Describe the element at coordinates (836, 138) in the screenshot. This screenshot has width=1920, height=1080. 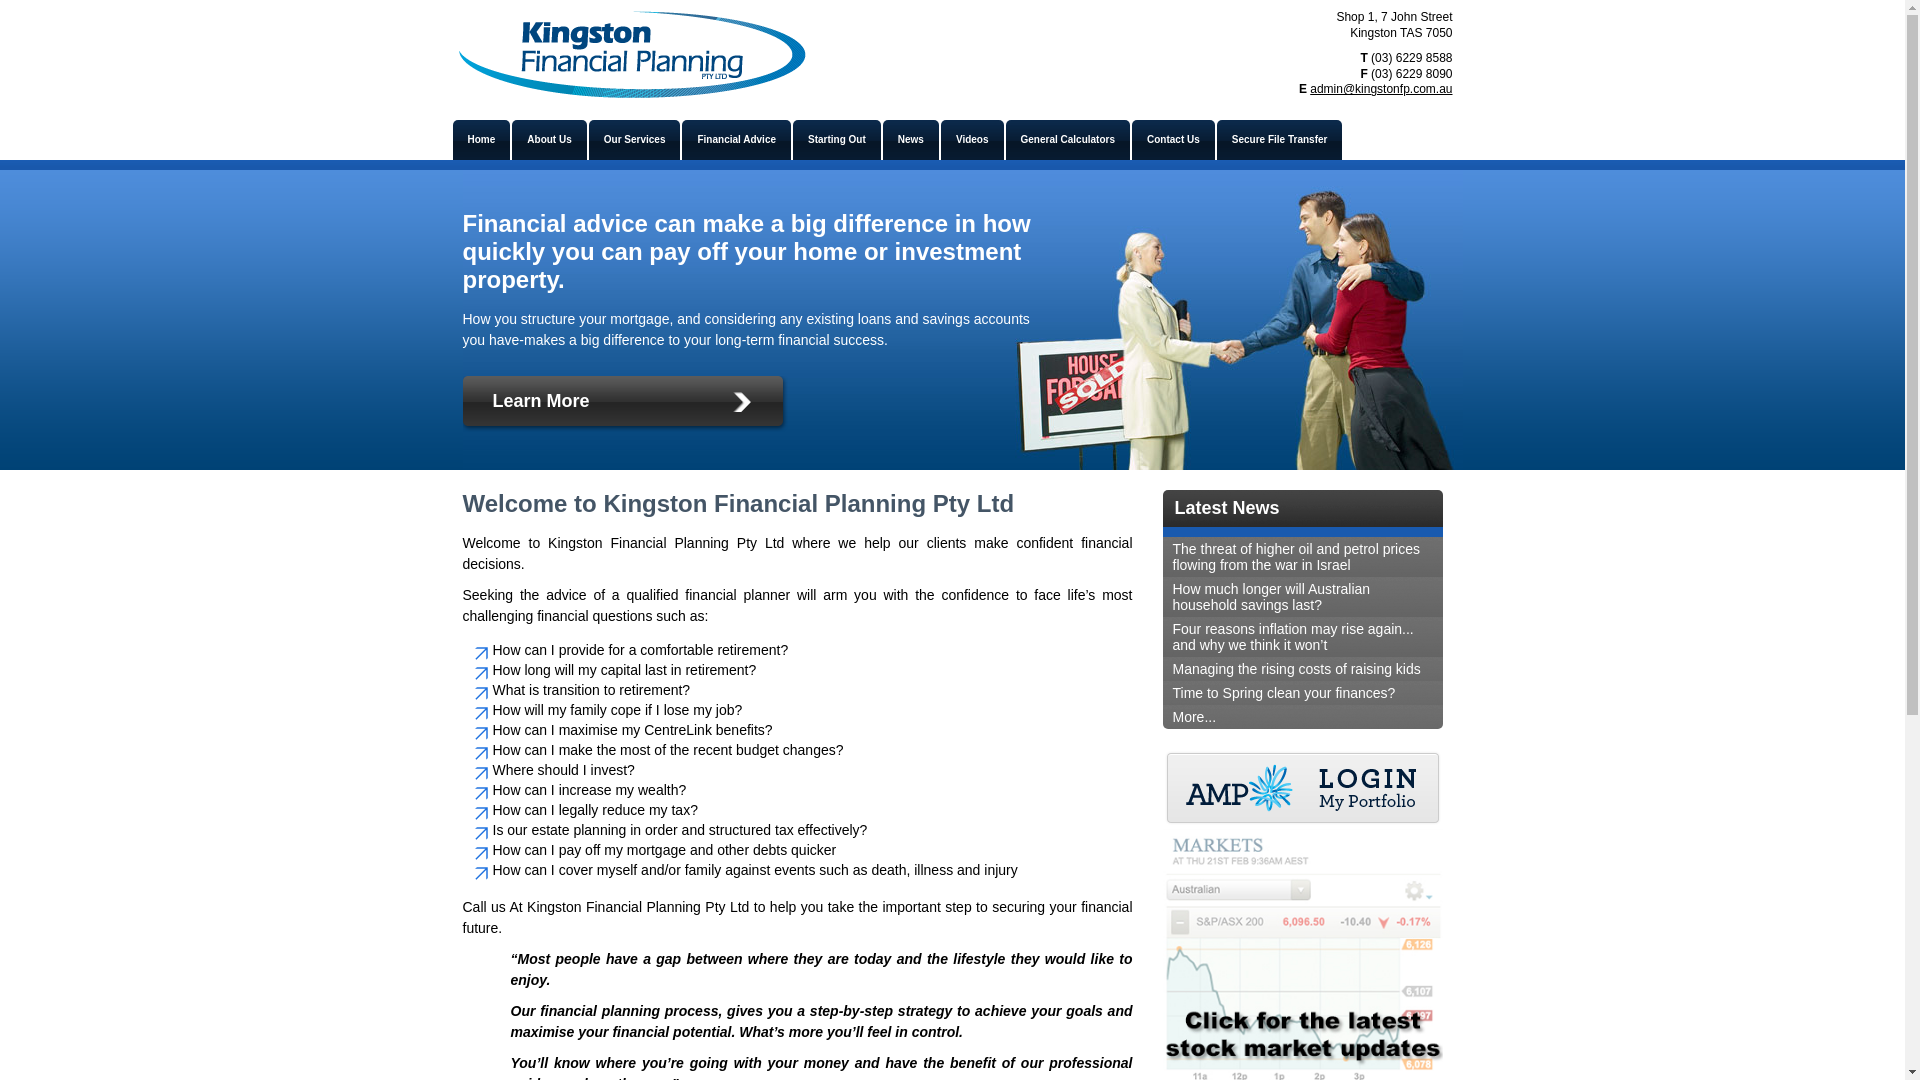
I see `'Starting Out'` at that location.